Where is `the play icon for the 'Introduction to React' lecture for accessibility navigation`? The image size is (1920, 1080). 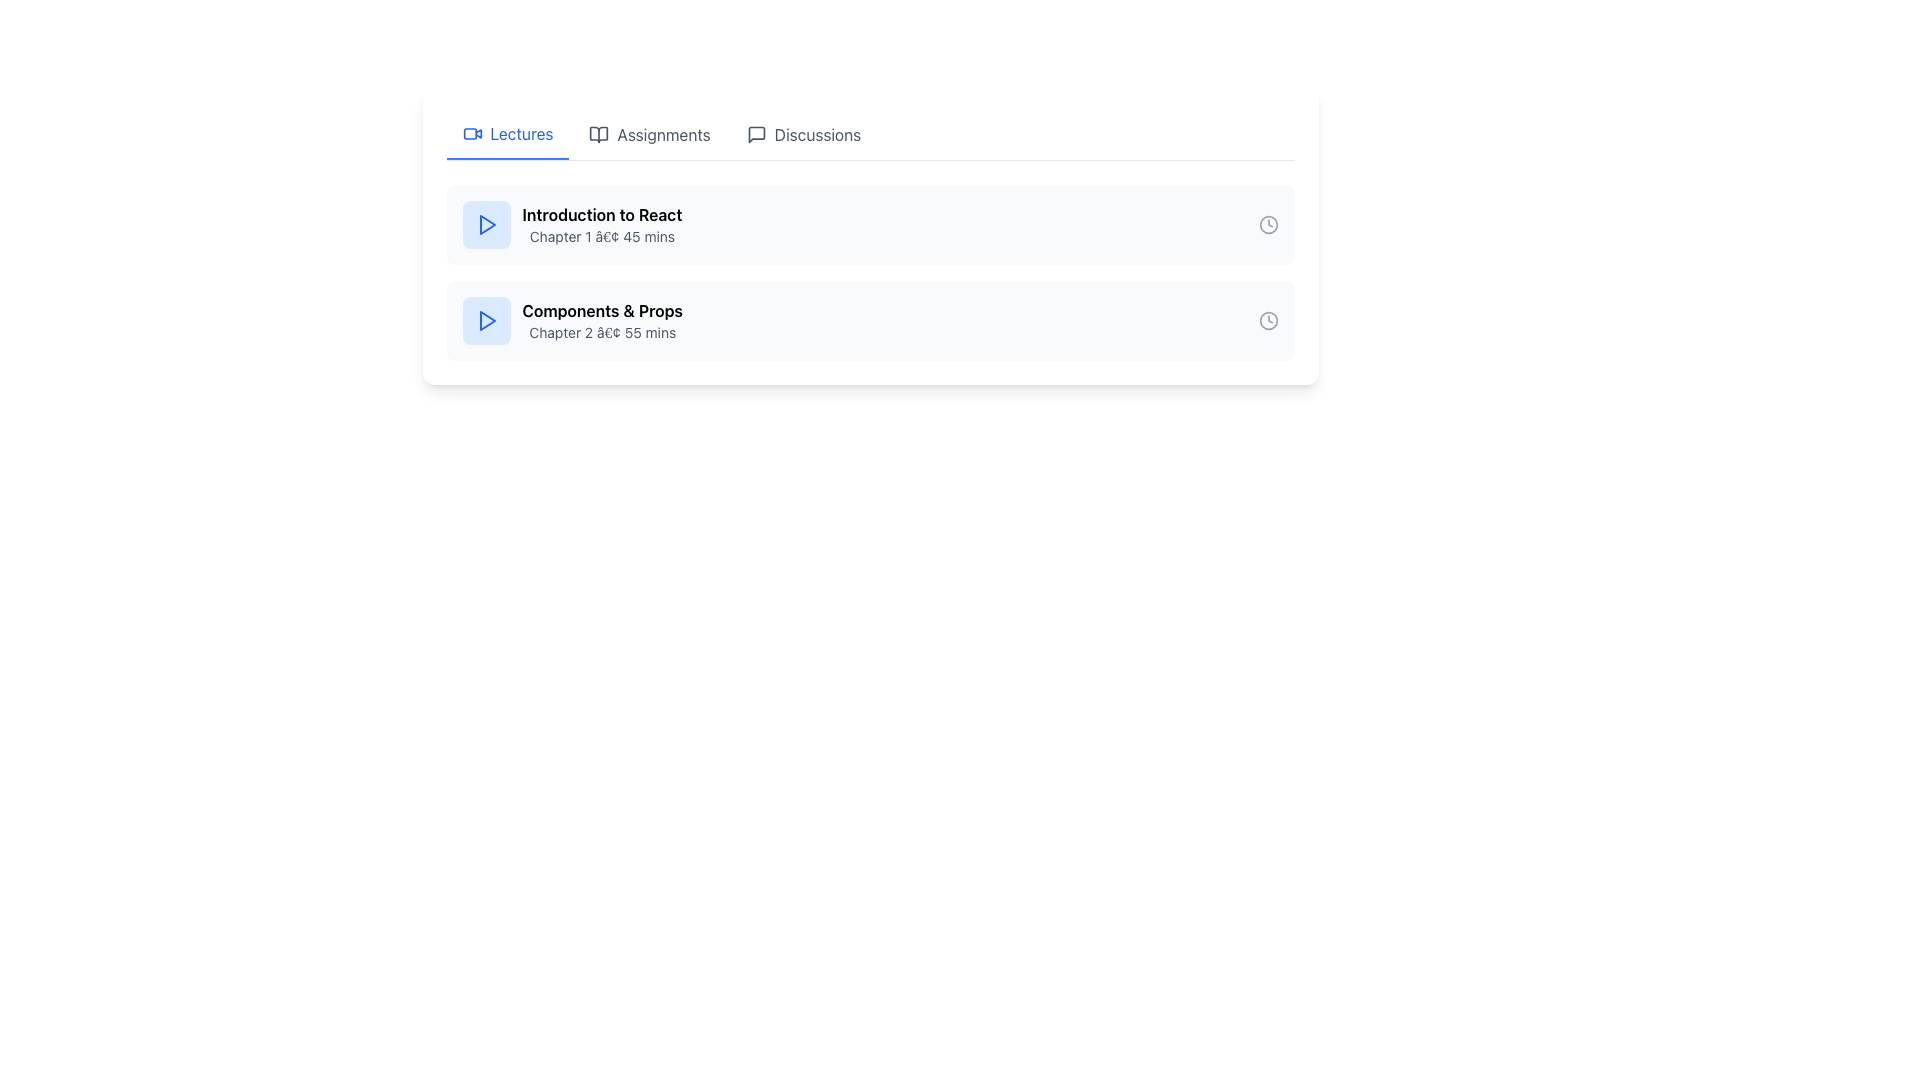
the play icon for the 'Introduction to React' lecture for accessibility navigation is located at coordinates (486, 224).